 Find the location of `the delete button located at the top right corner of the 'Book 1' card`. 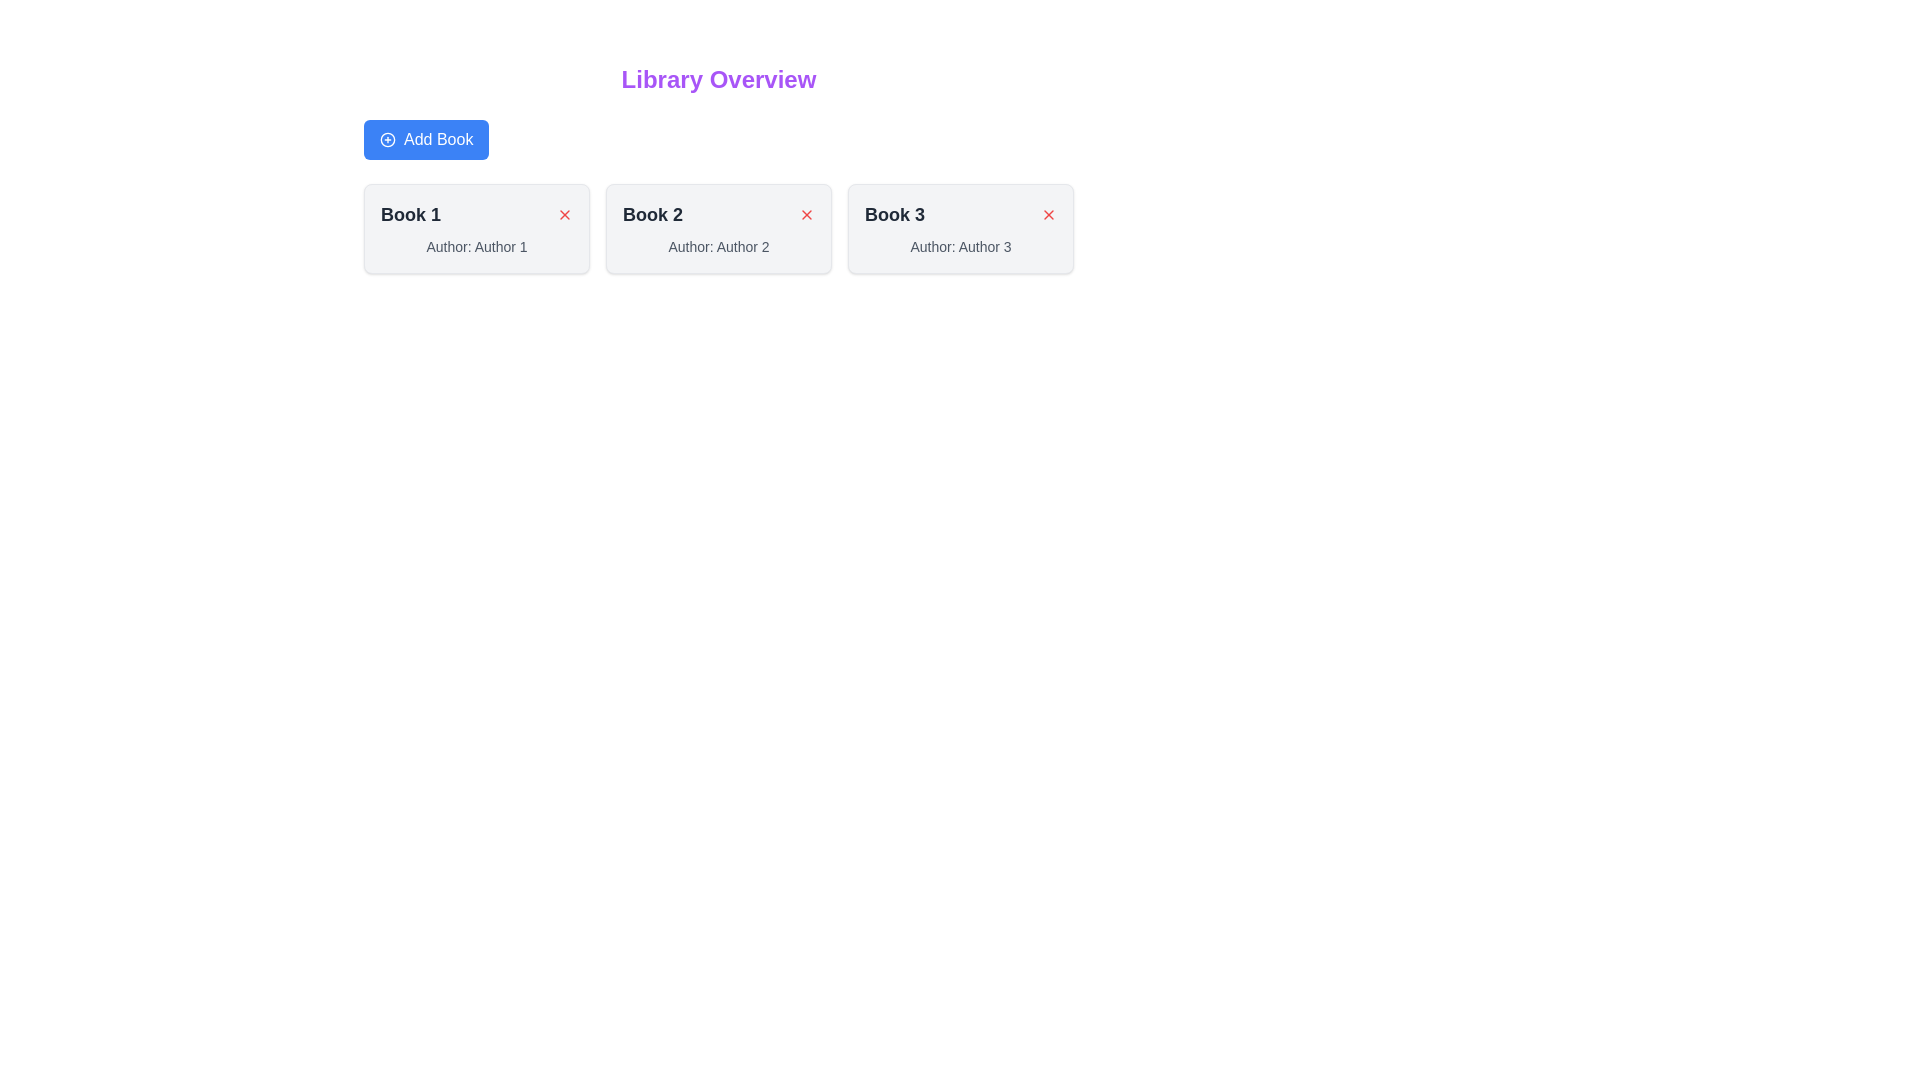

the delete button located at the top right corner of the 'Book 1' card is located at coordinates (564, 215).